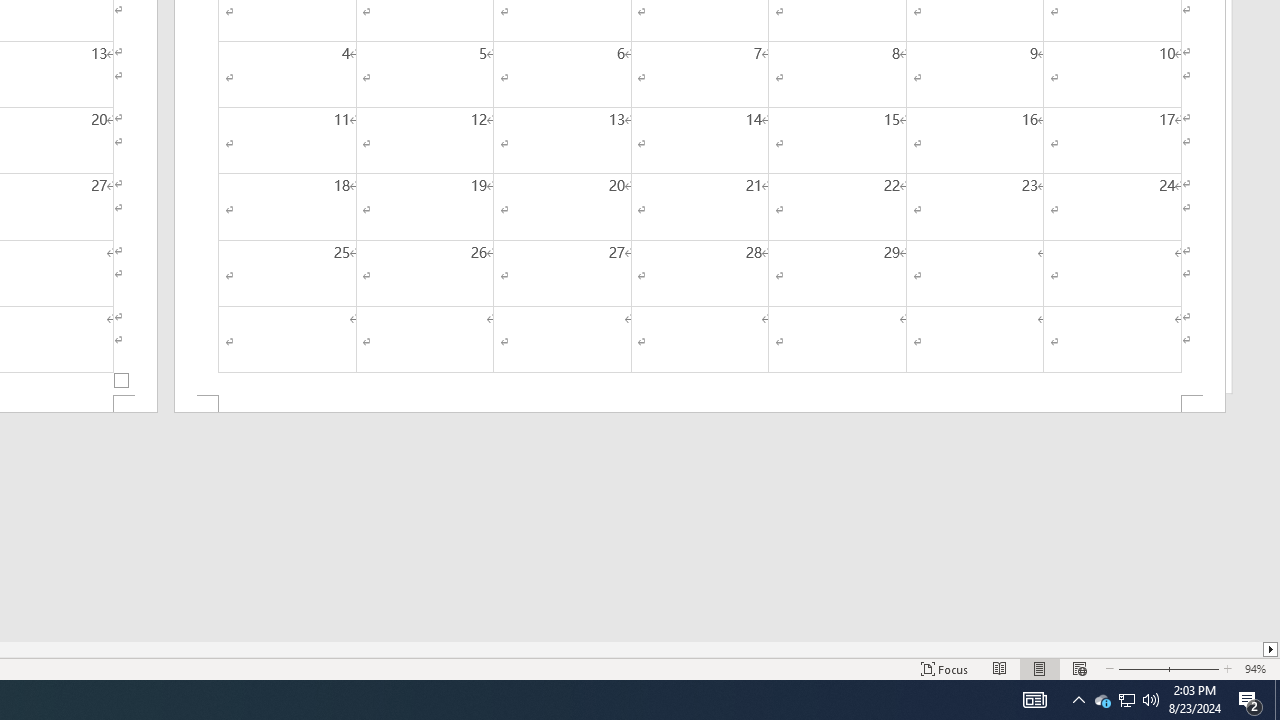 The image size is (1280, 720). Describe the element at coordinates (700, 404) in the screenshot. I see `'Footer -Section 2-'` at that location.